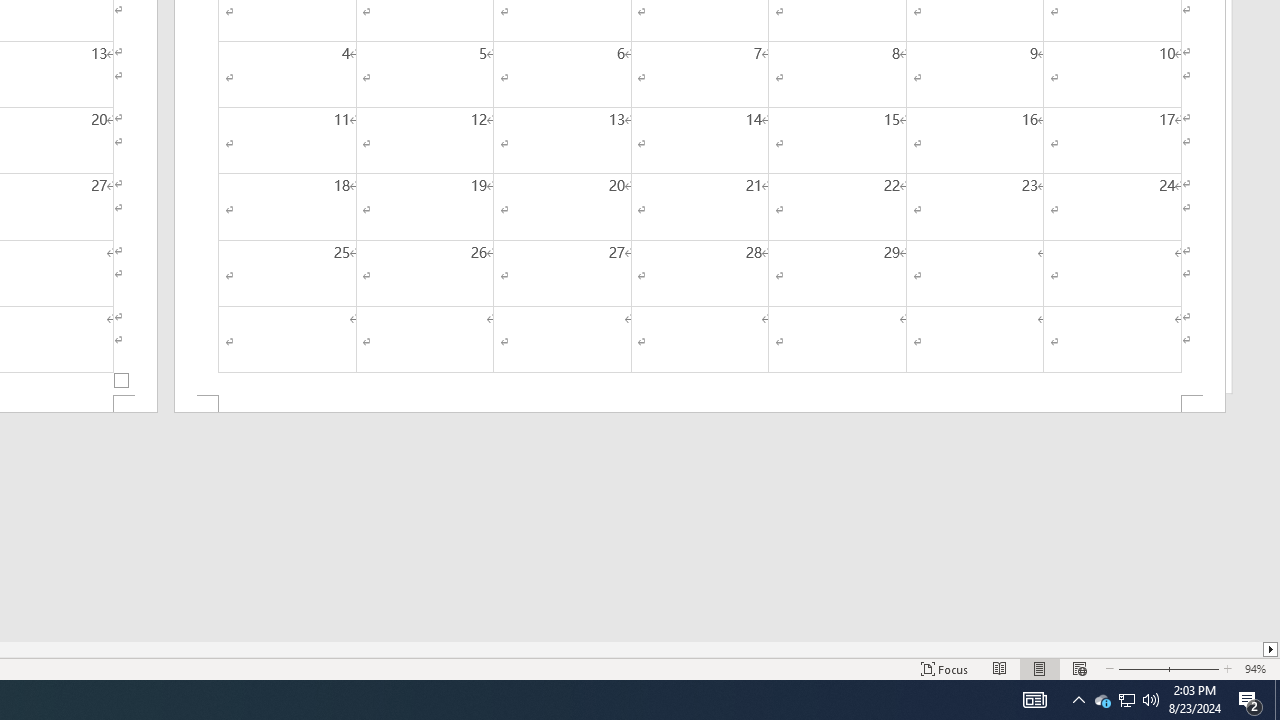 The image size is (1280, 720). Describe the element at coordinates (700, 404) in the screenshot. I see `'Footer -Section 2-'` at that location.